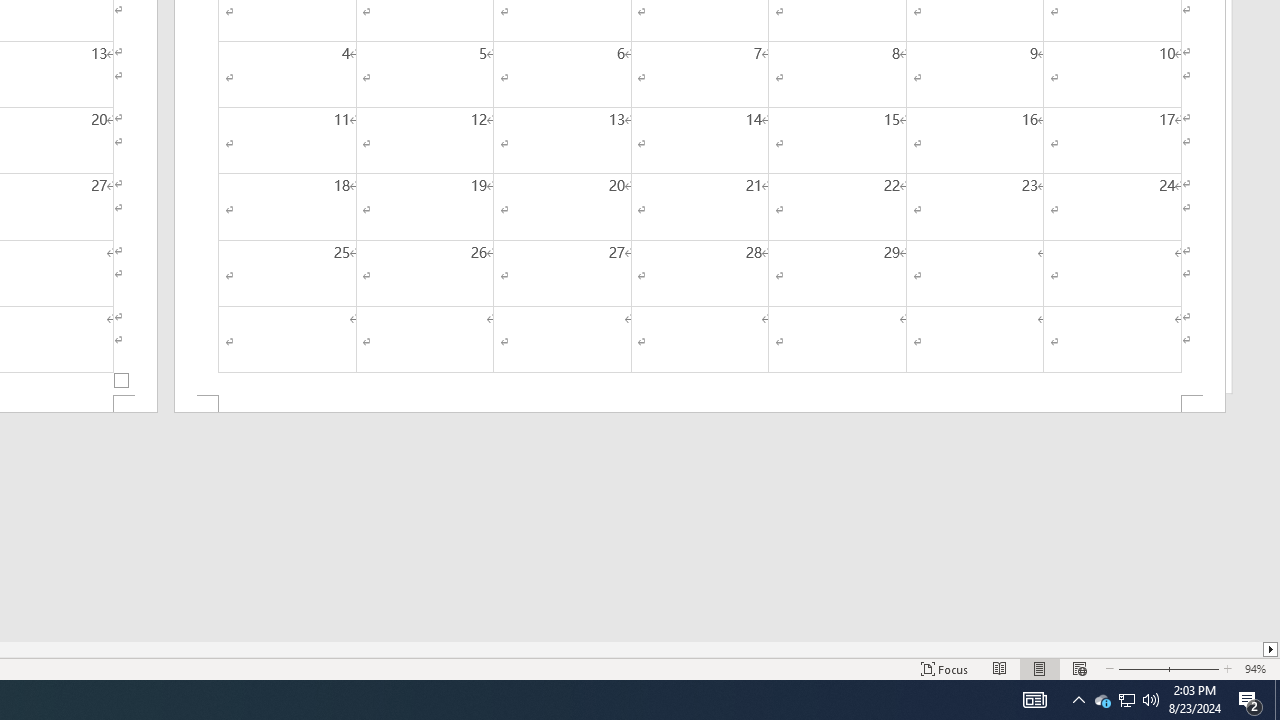 The image size is (1280, 720). Describe the element at coordinates (700, 404) in the screenshot. I see `'Footer -Section 2-'` at that location.